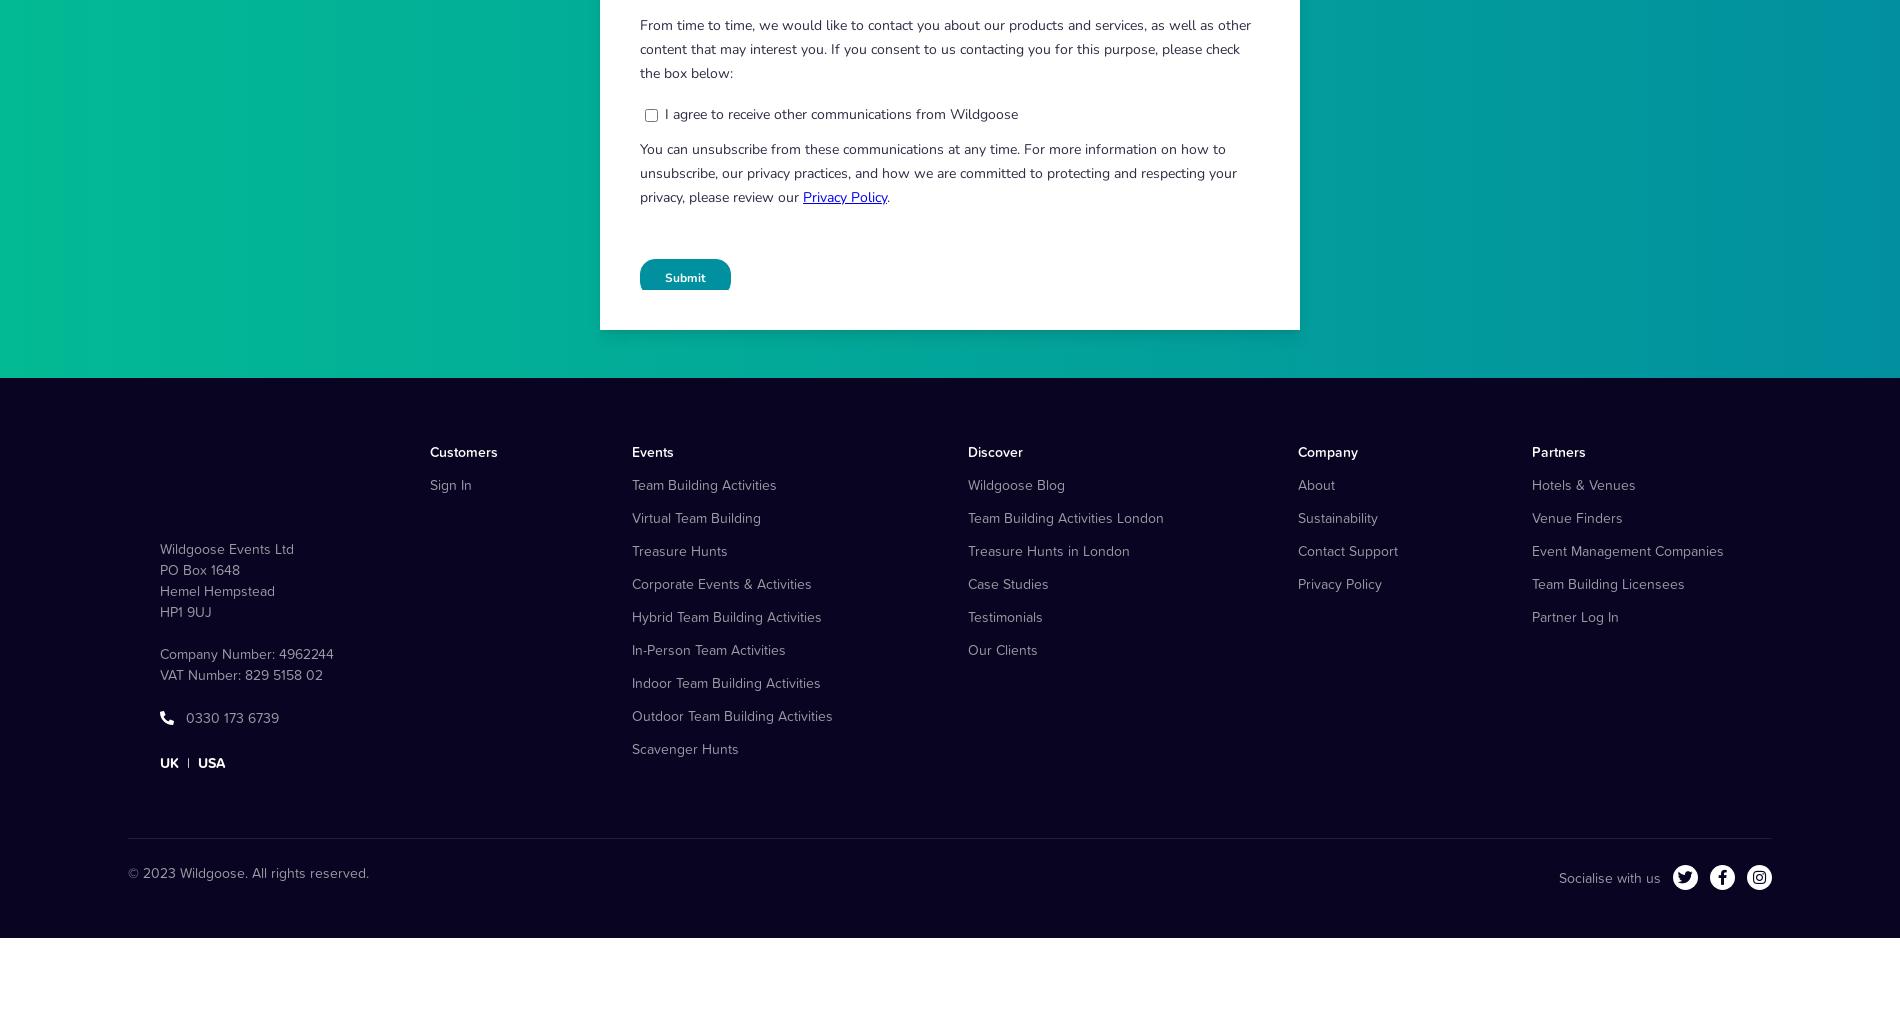 This screenshot has width=1900, height=1033. I want to click on 'Treasure Hunts', so click(680, 648).